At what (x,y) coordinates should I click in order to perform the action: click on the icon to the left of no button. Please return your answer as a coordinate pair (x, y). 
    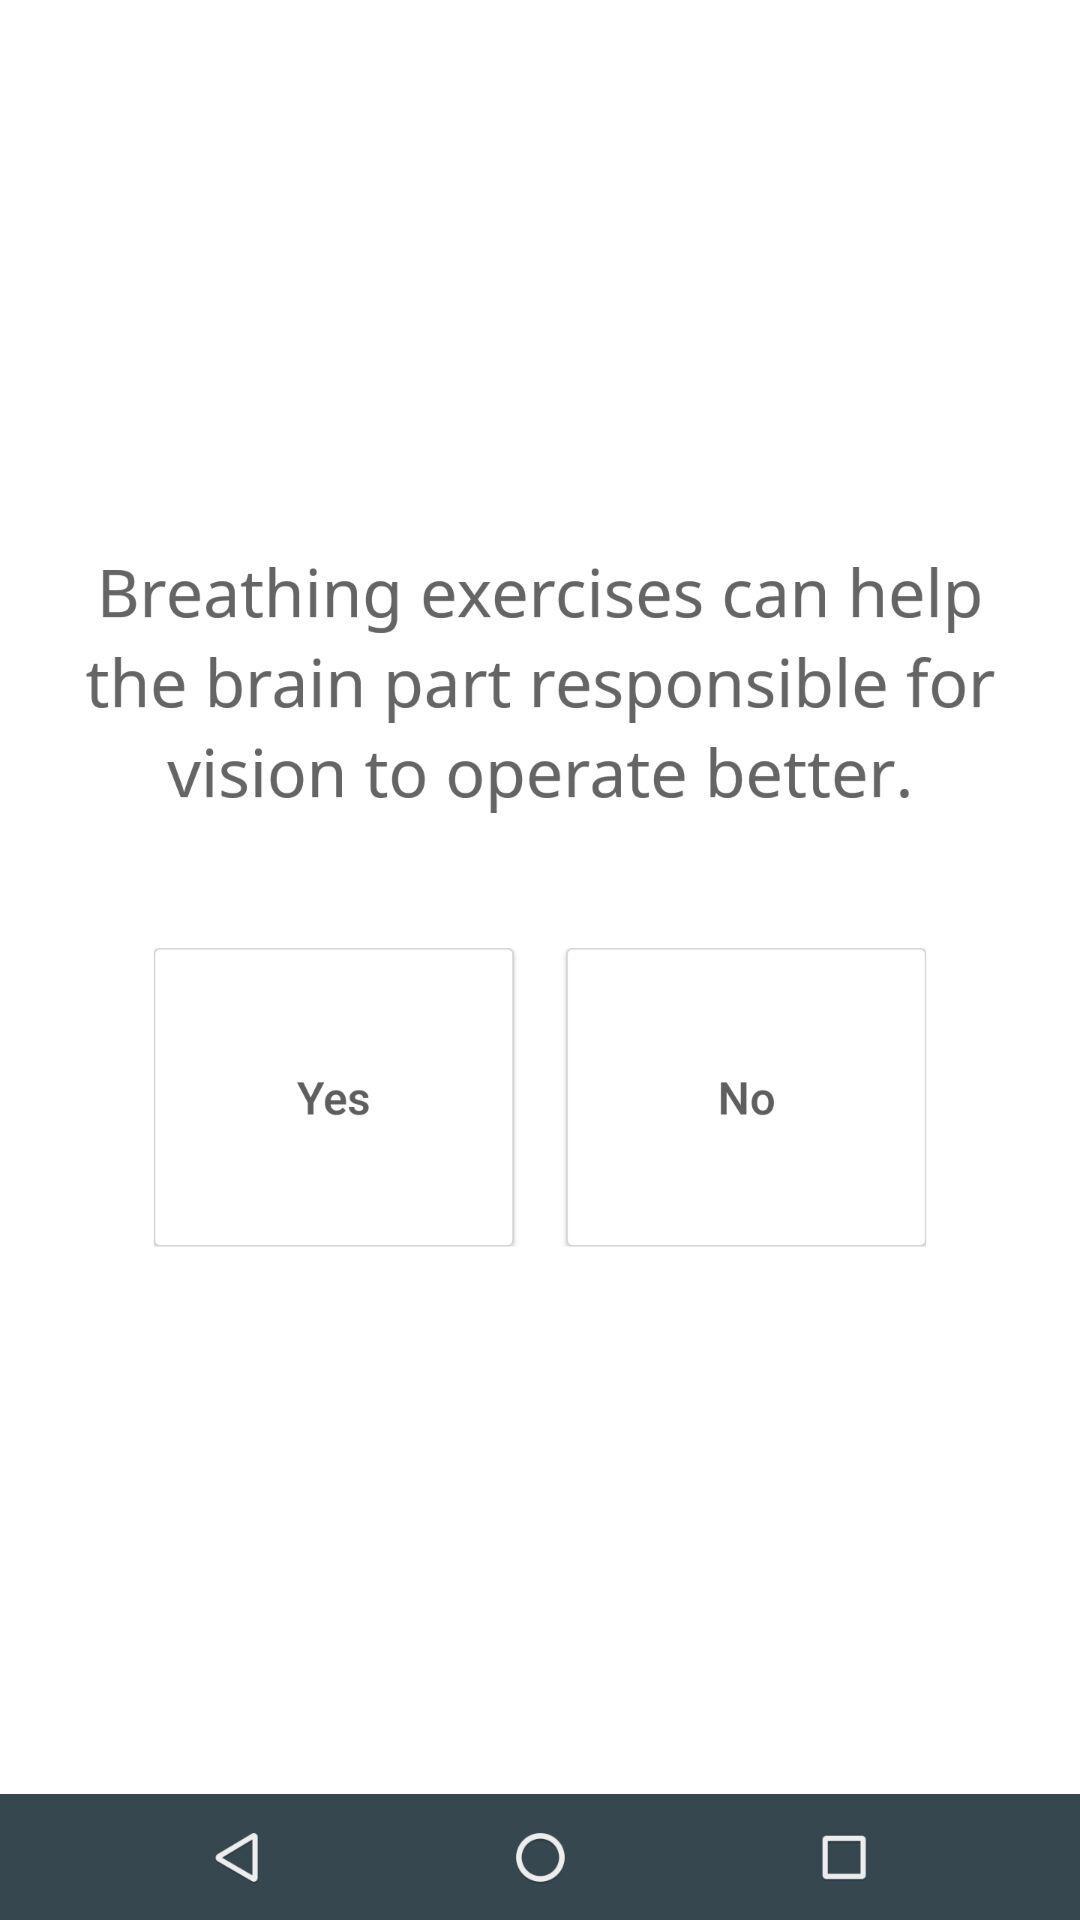
    Looking at the image, I should click on (332, 1096).